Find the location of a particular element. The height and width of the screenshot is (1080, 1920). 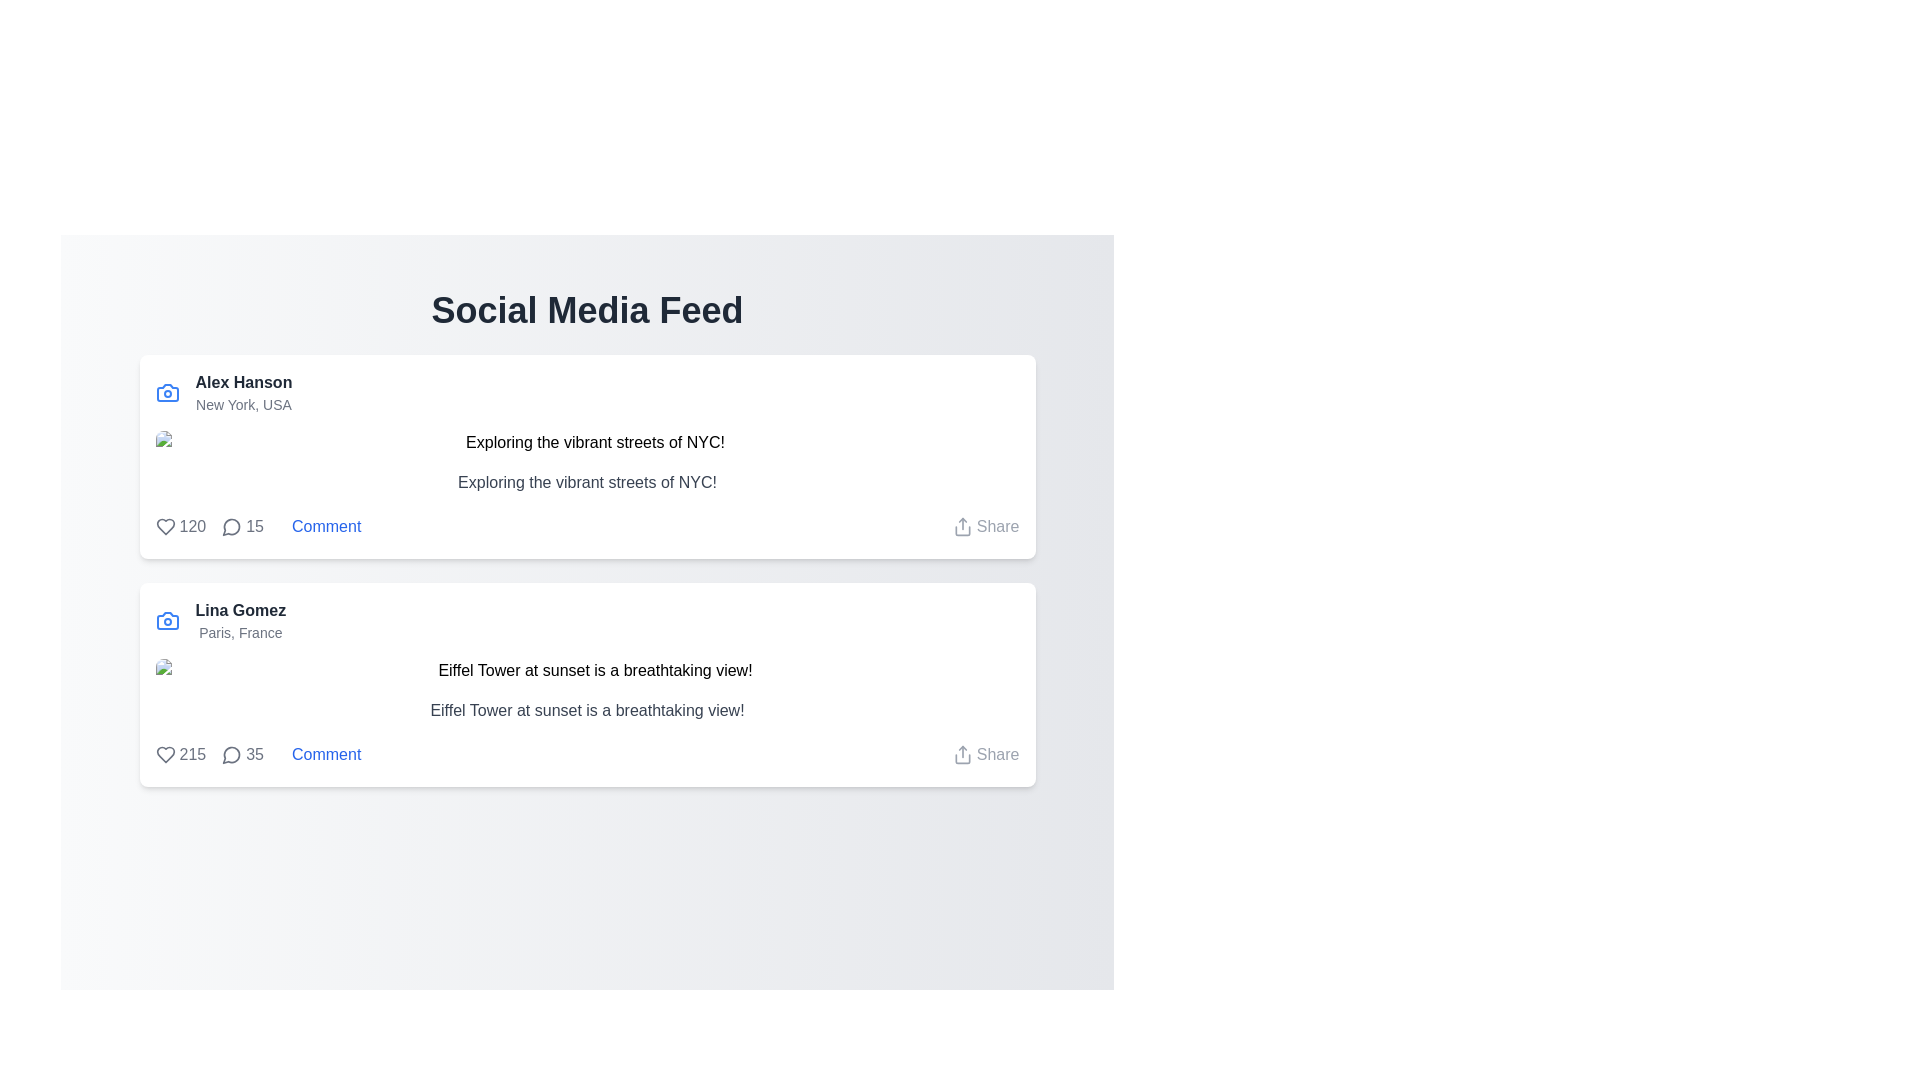

the text label displaying the number '215', which is positioned immediately after a heart icon and before a comment icon in the second post component under 'Lina Gomez' is located at coordinates (192, 755).